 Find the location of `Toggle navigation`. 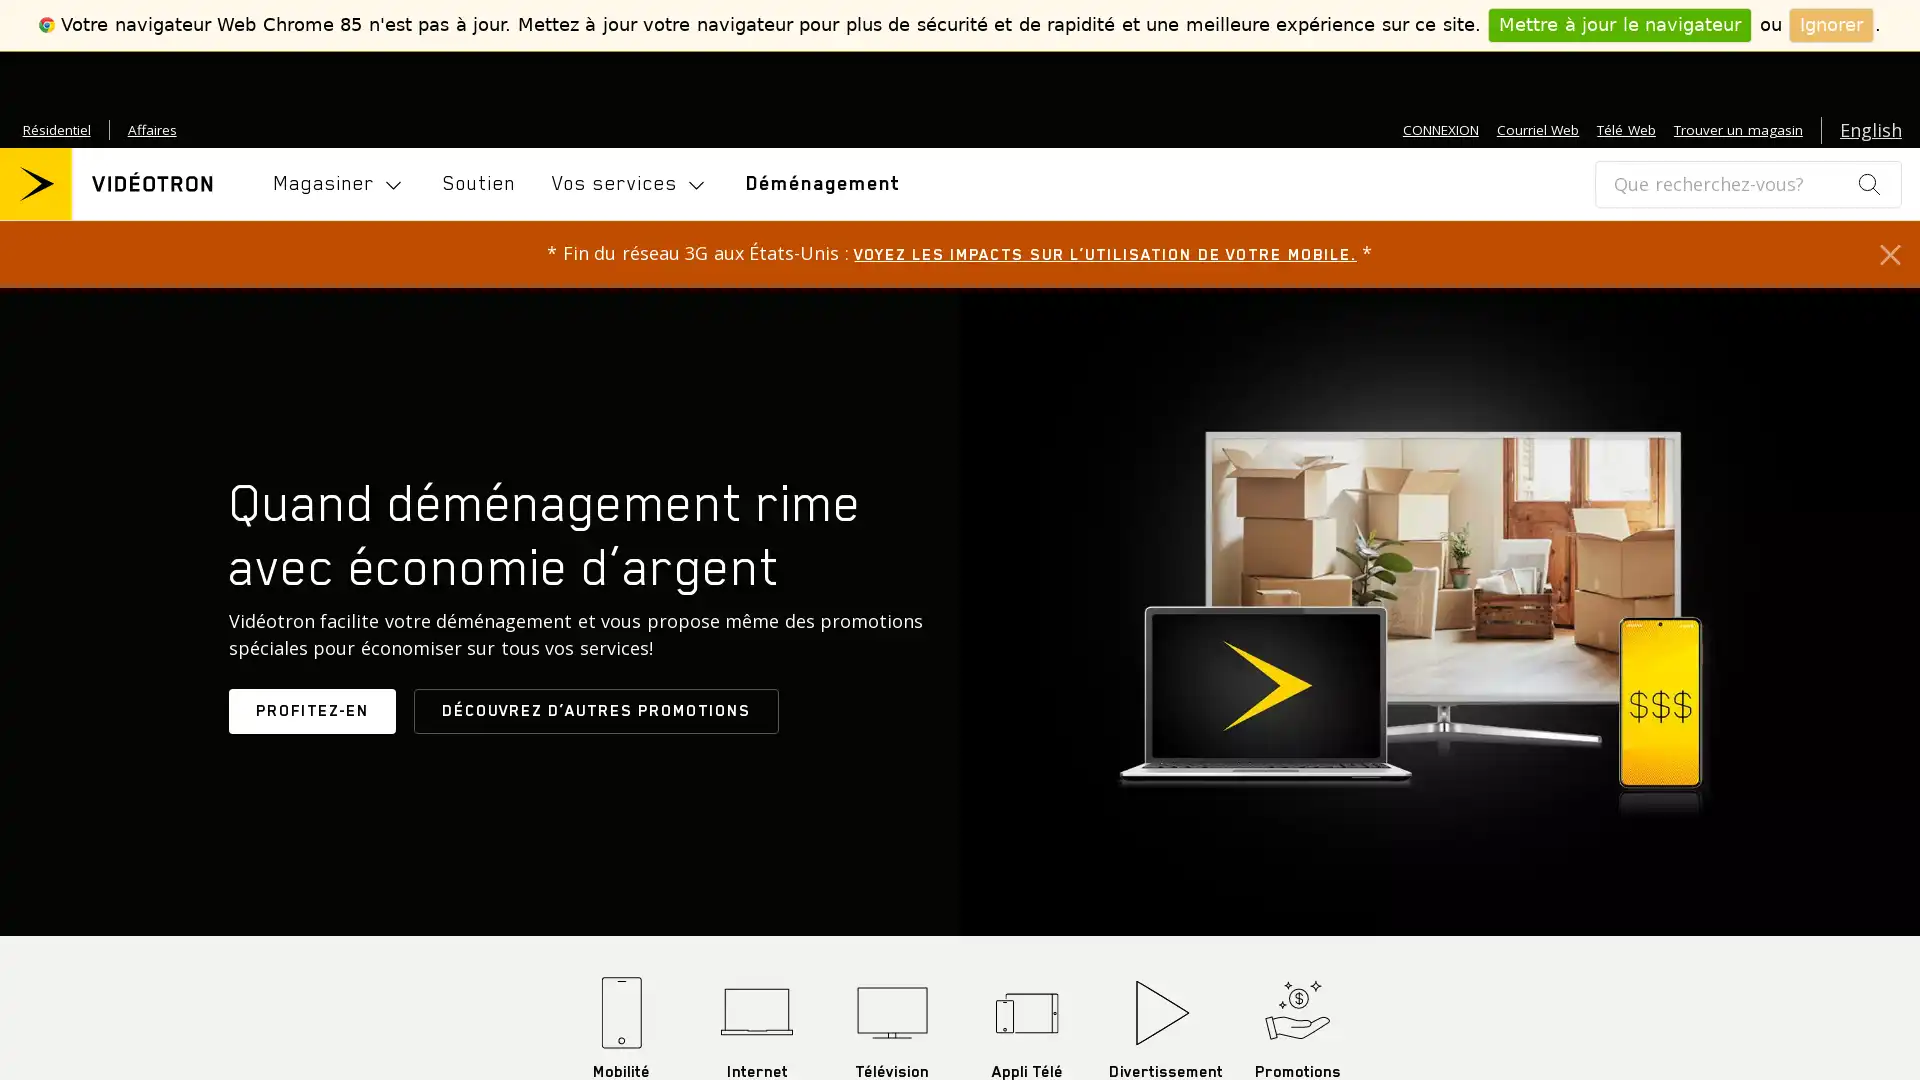

Toggle navigation is located at coordinates (628, 184).